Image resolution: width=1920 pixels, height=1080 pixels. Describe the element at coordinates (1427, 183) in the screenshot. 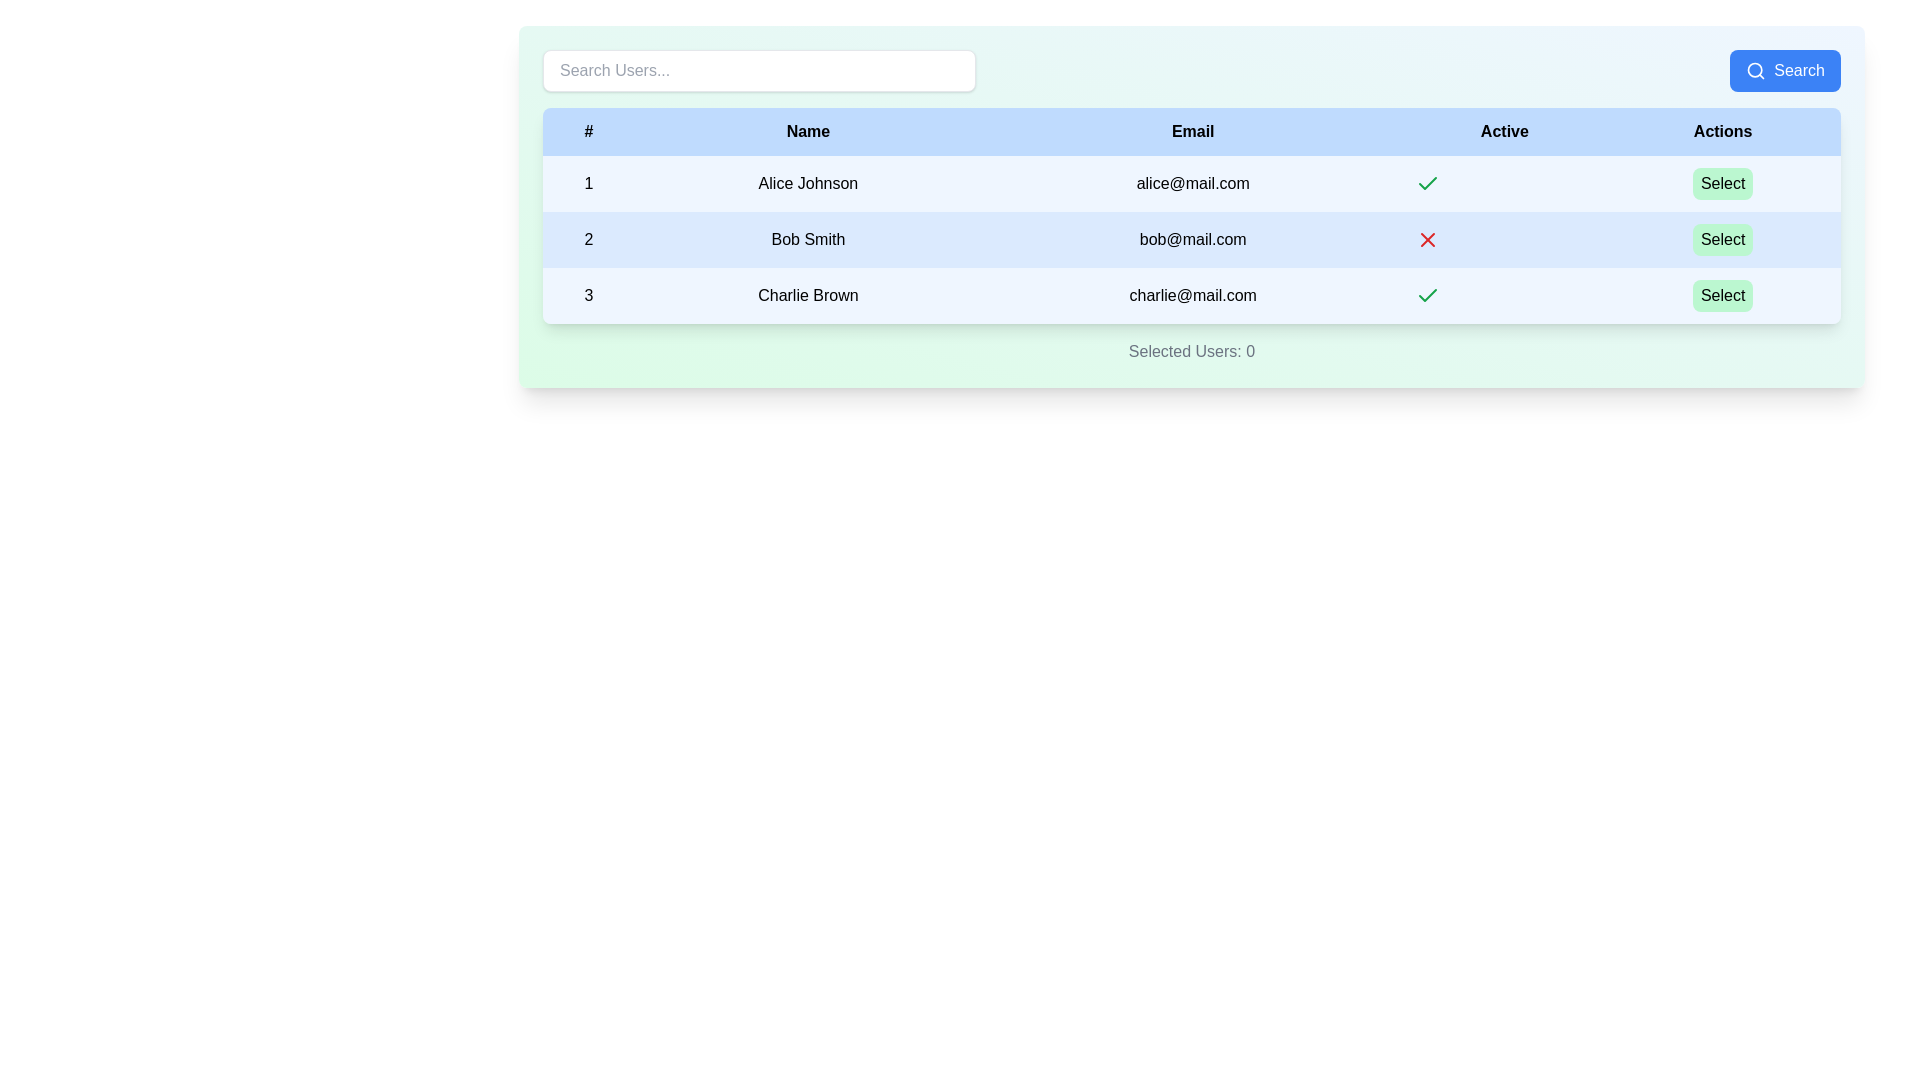

I see `the green check mark icon located in the 'Active' column for the 'Charlie Brown' entry in the user data table` at that location.